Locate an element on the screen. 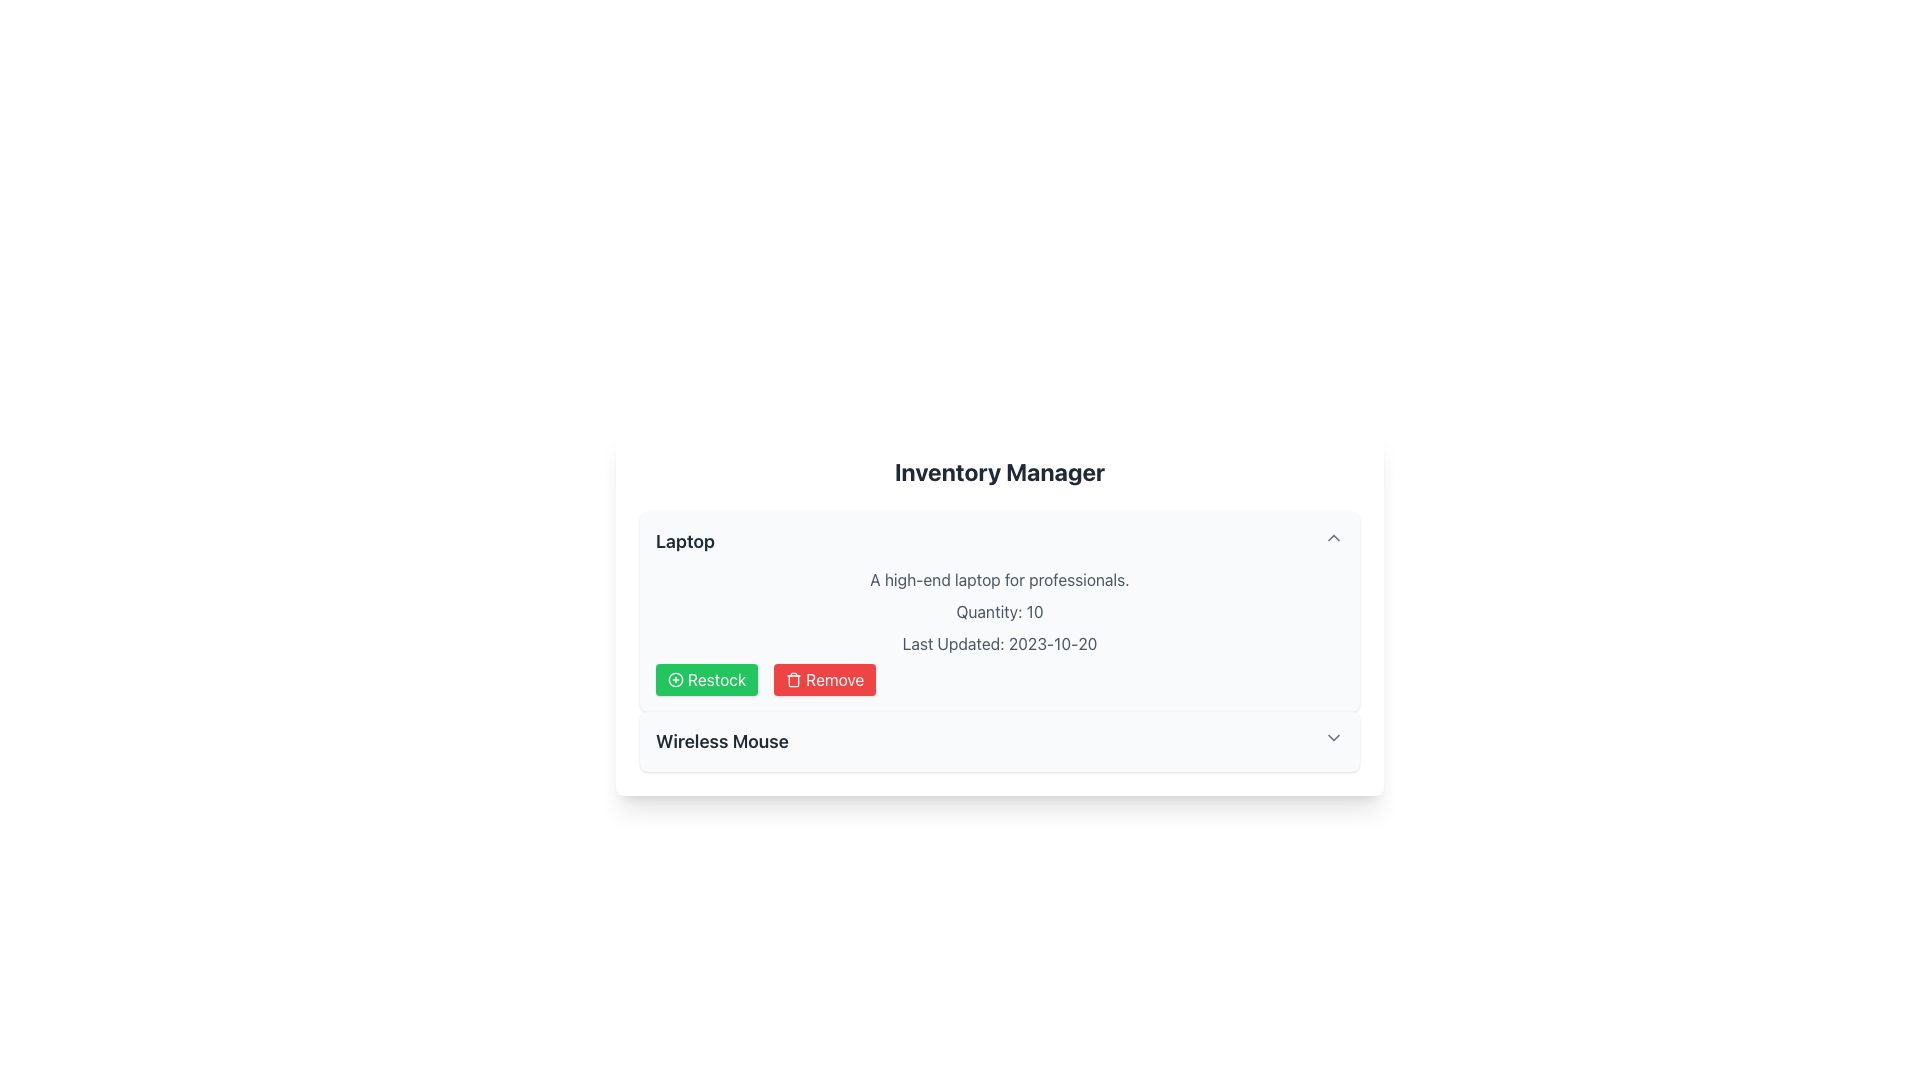  the text element displaying the word 'Laptop' in bold, dark gray font to select the text is located at coordinates (685, 542).